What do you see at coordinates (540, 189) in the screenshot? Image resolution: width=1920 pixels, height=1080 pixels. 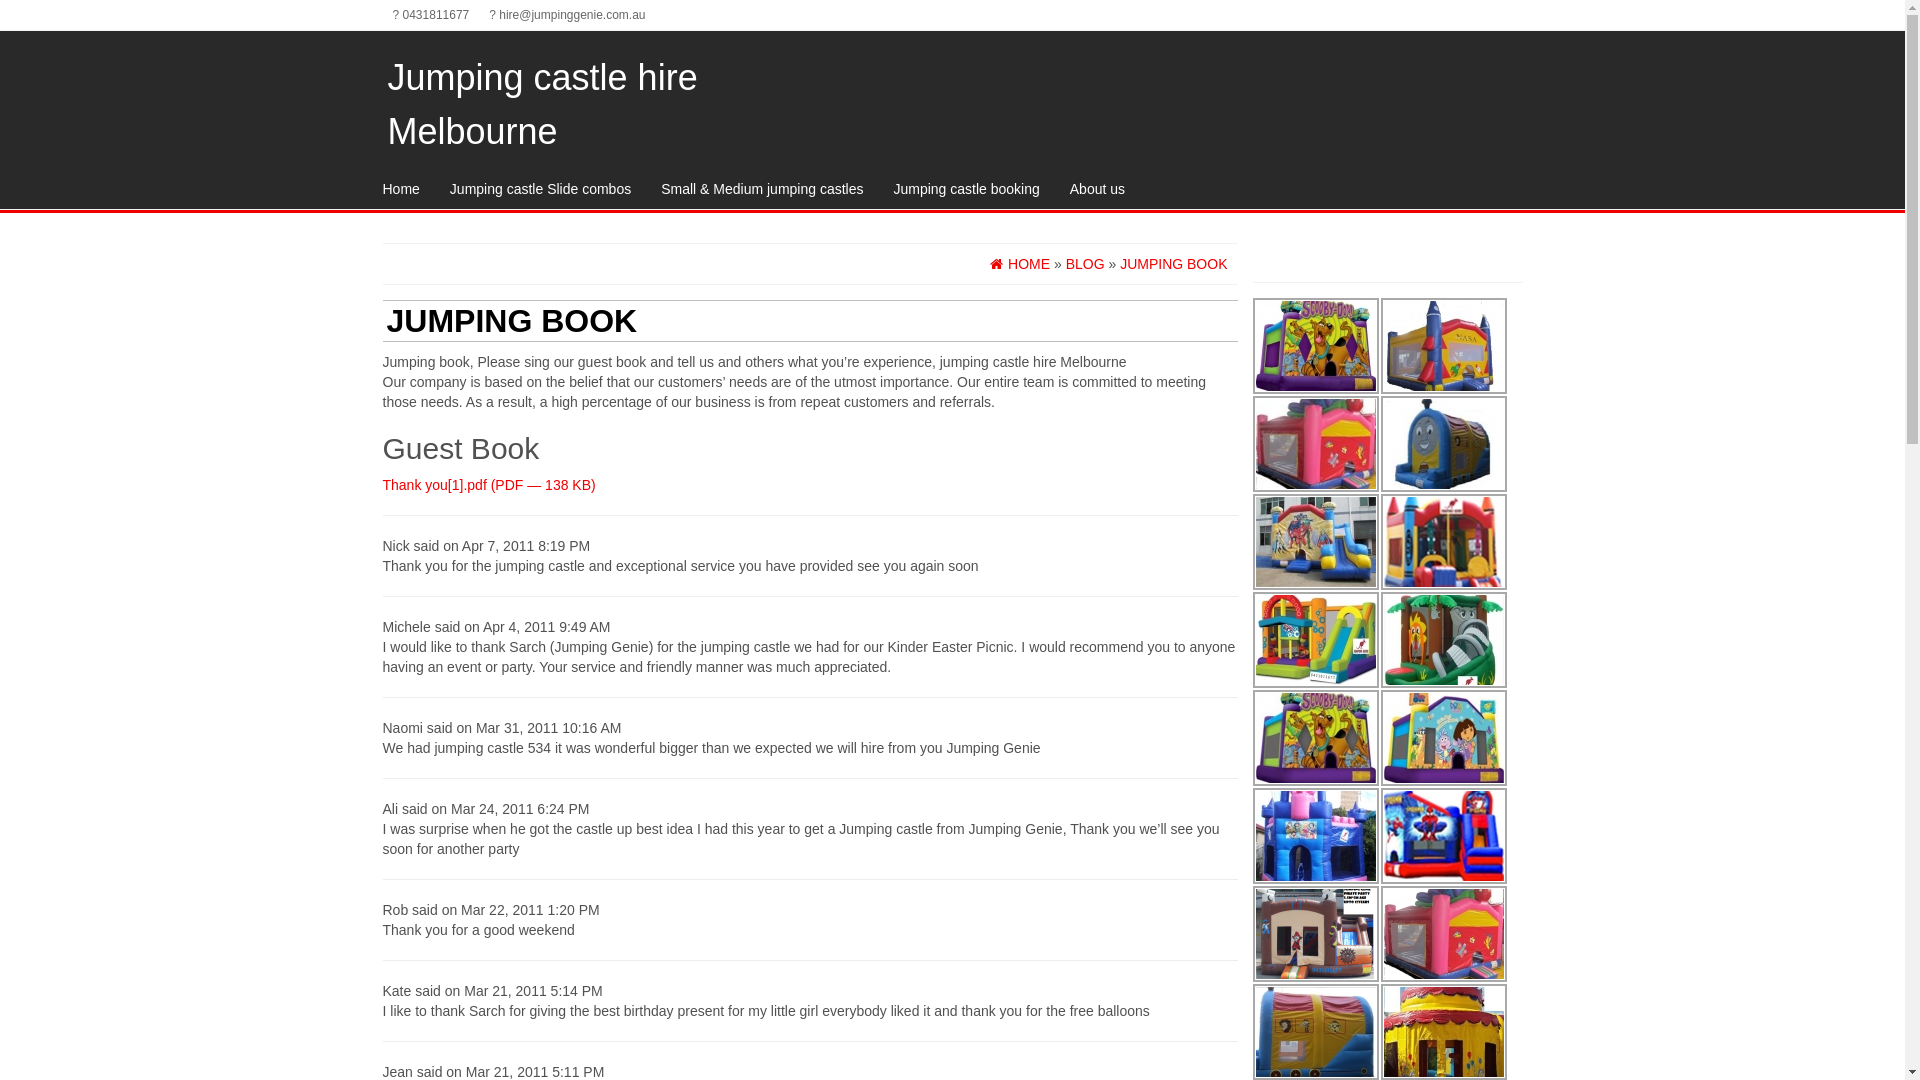 I see `'Jumping castle Slide combos'` at bounding box center [540, 189].